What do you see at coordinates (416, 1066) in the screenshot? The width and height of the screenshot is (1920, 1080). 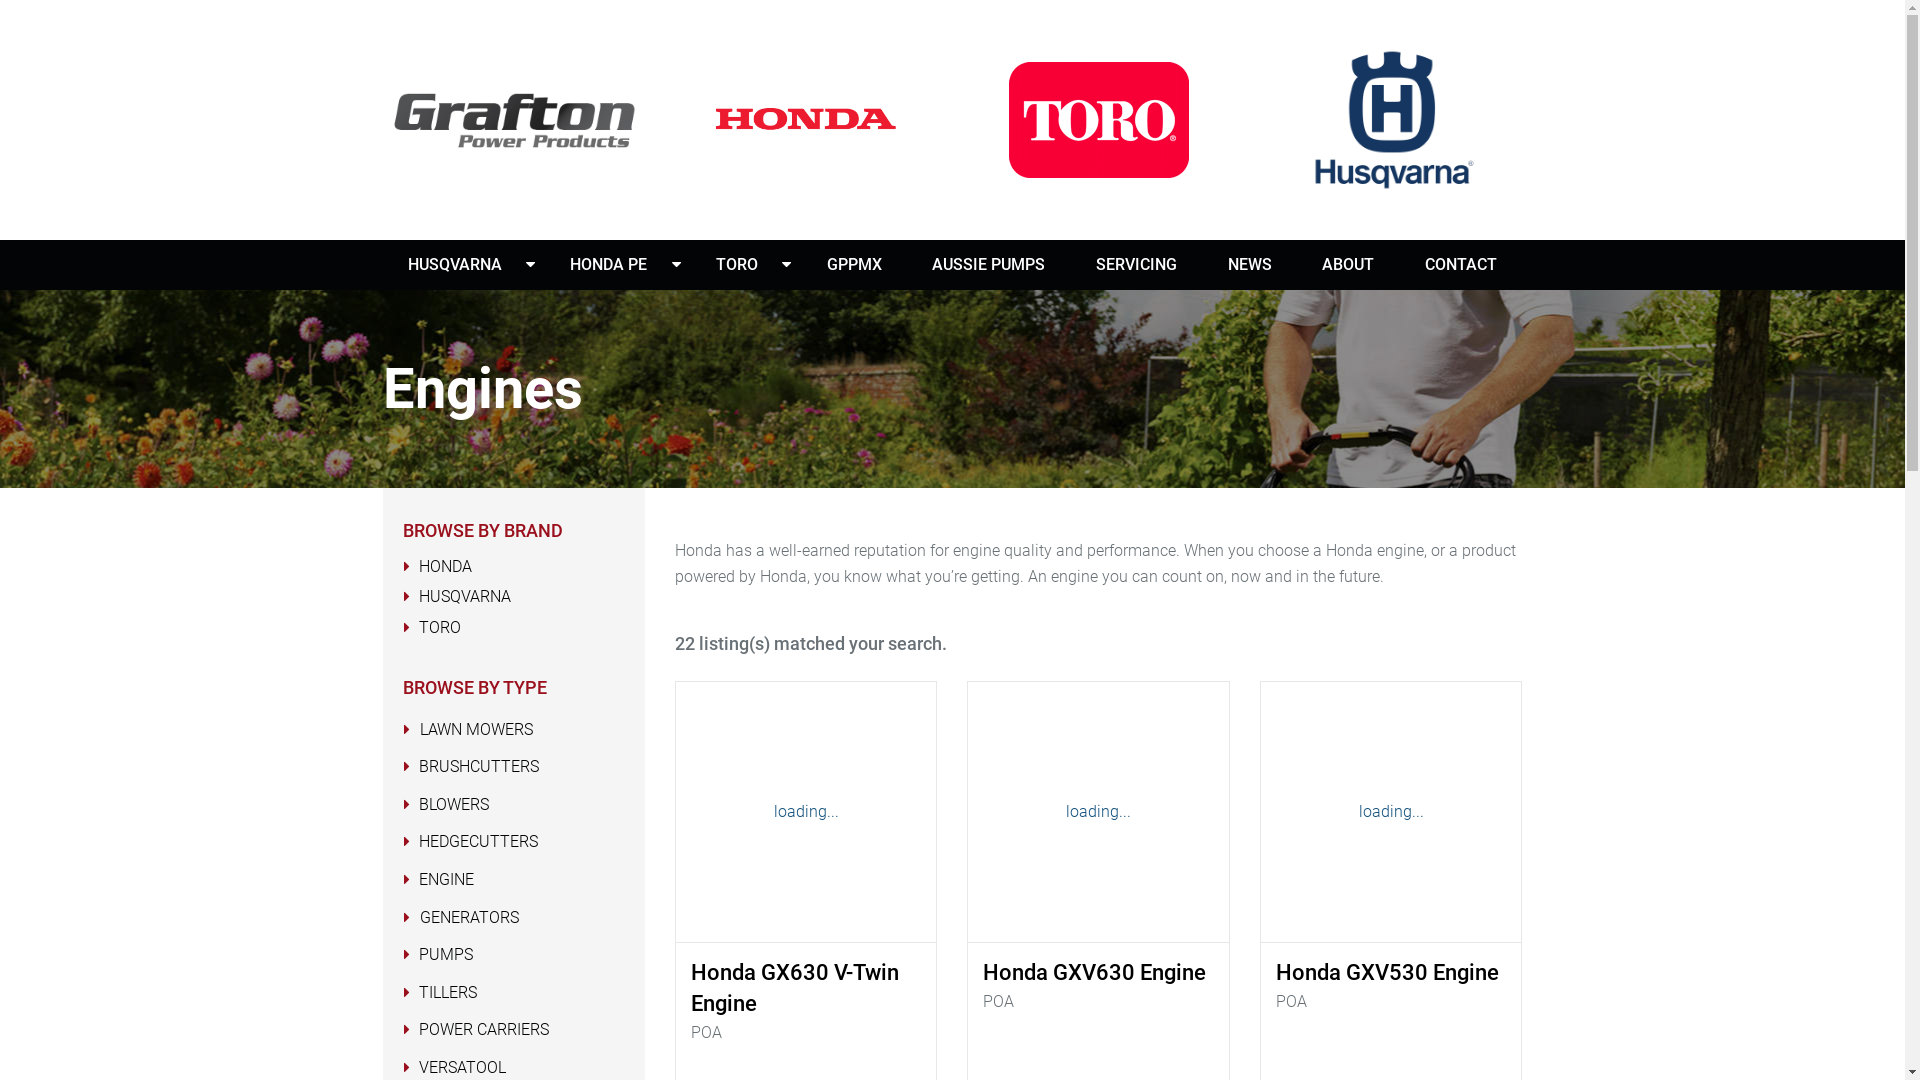 I see `'VERSATOOL'` at bounding box center [416, 1066].